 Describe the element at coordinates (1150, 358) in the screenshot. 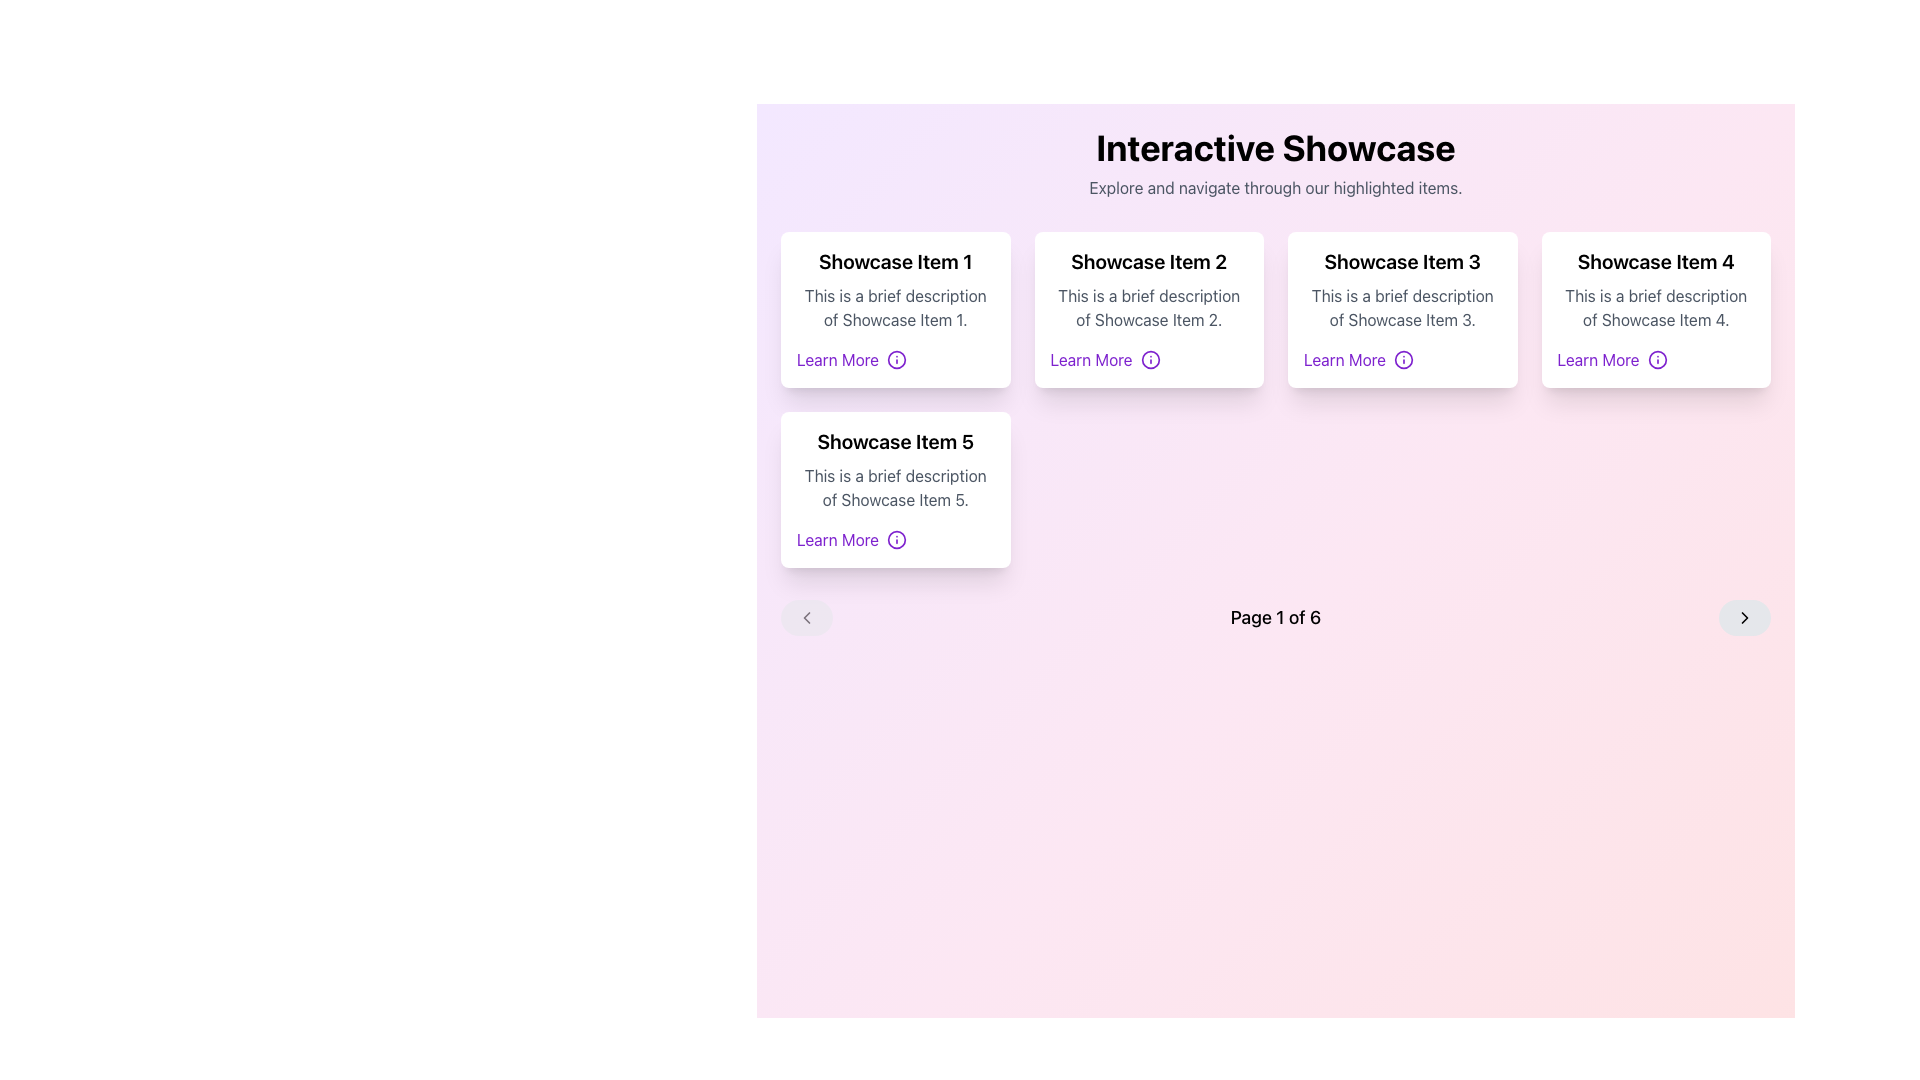

I see `the visual indicator icon for the 'Learn More' link located slightly to the right of the 'Learn More' text in the 'Showcase Item 2' card` at that location.